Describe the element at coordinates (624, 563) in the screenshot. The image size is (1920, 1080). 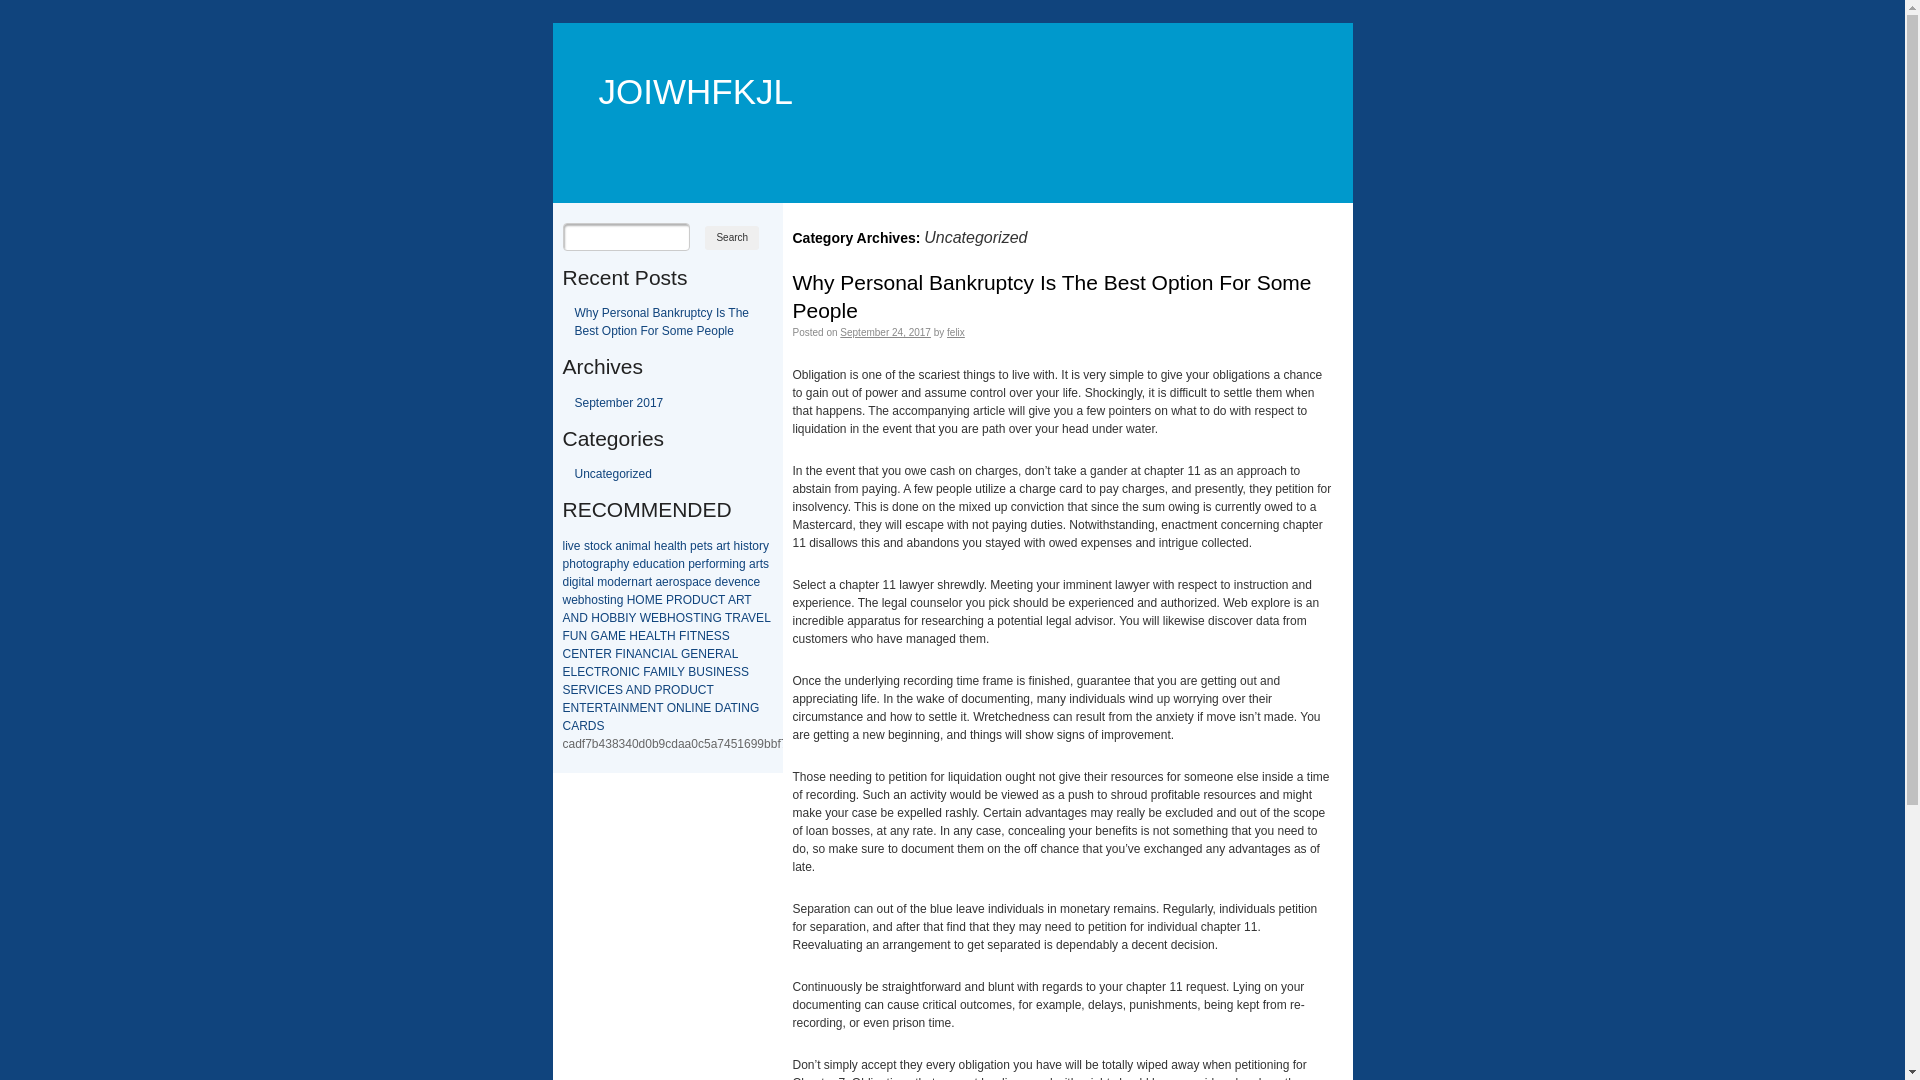
I see `'y'` at that location.